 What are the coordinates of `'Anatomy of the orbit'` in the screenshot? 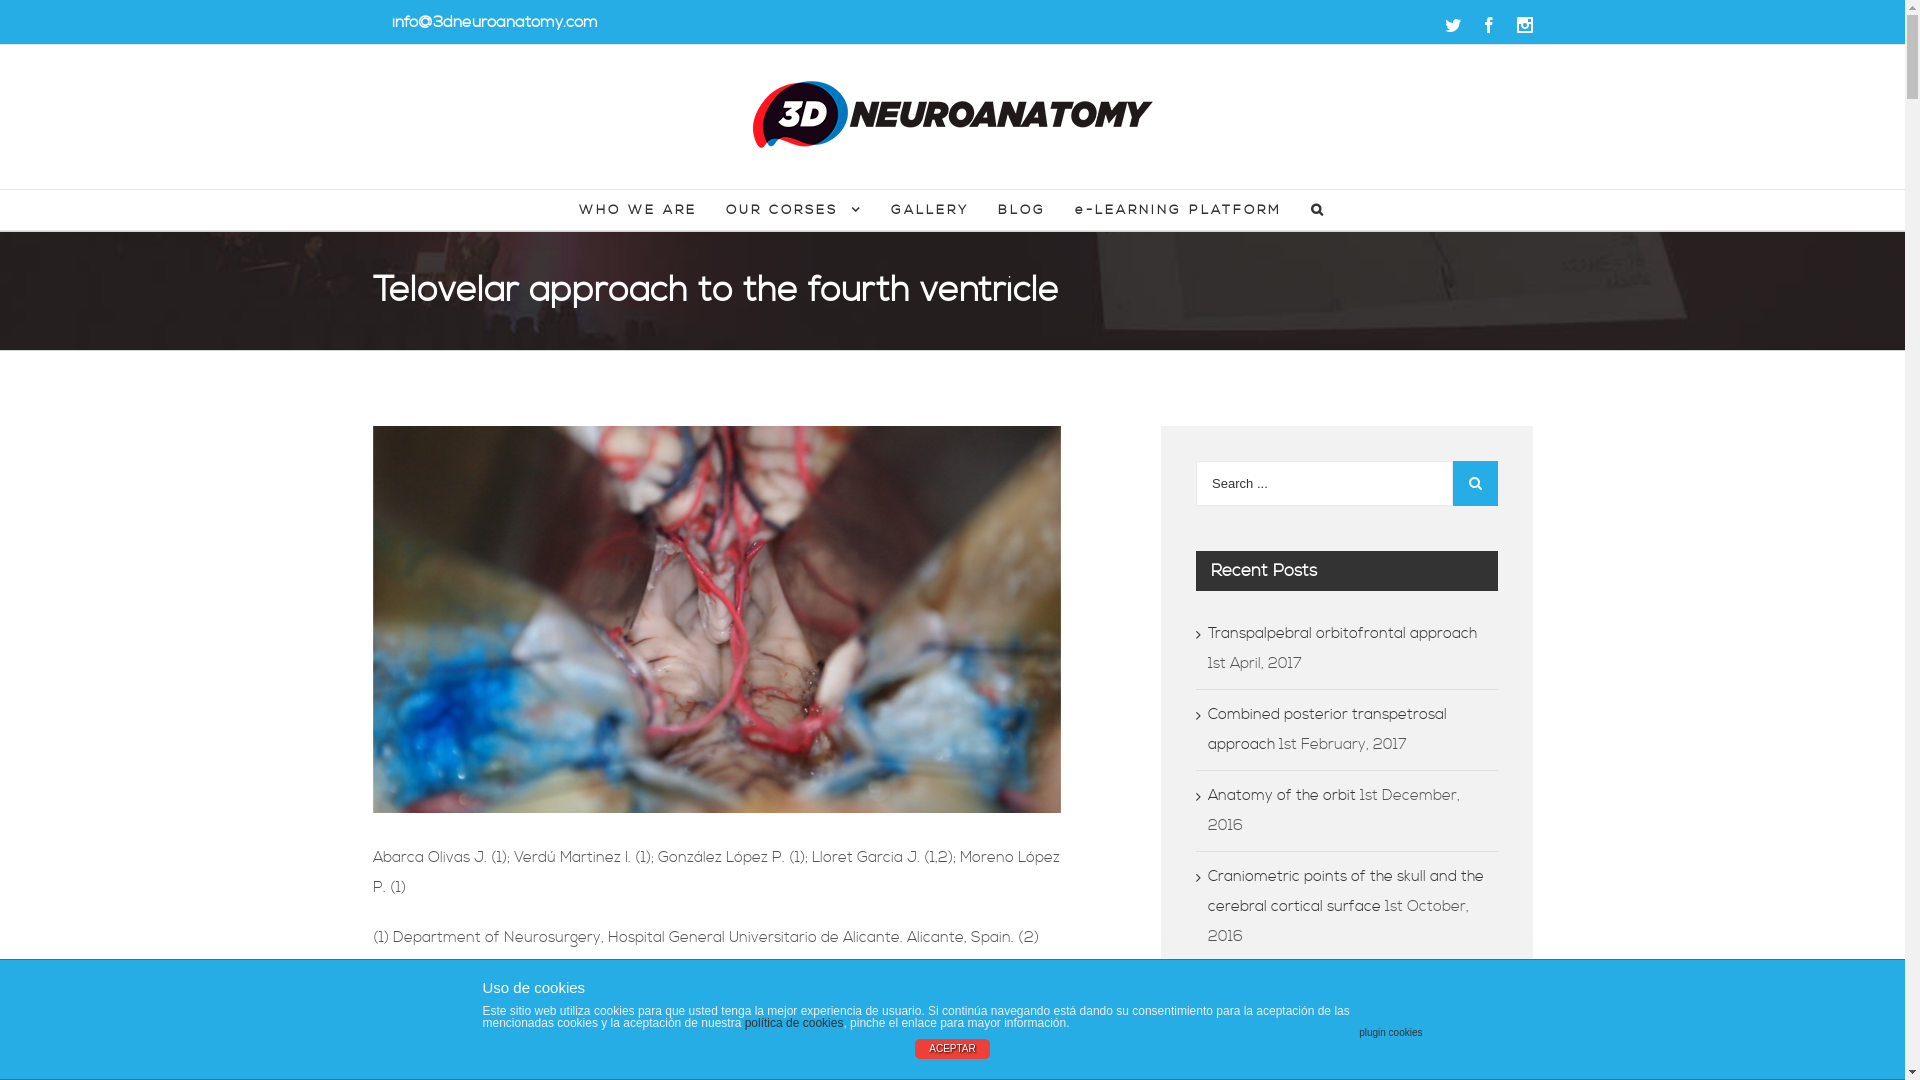 It's located at (1281, 794).